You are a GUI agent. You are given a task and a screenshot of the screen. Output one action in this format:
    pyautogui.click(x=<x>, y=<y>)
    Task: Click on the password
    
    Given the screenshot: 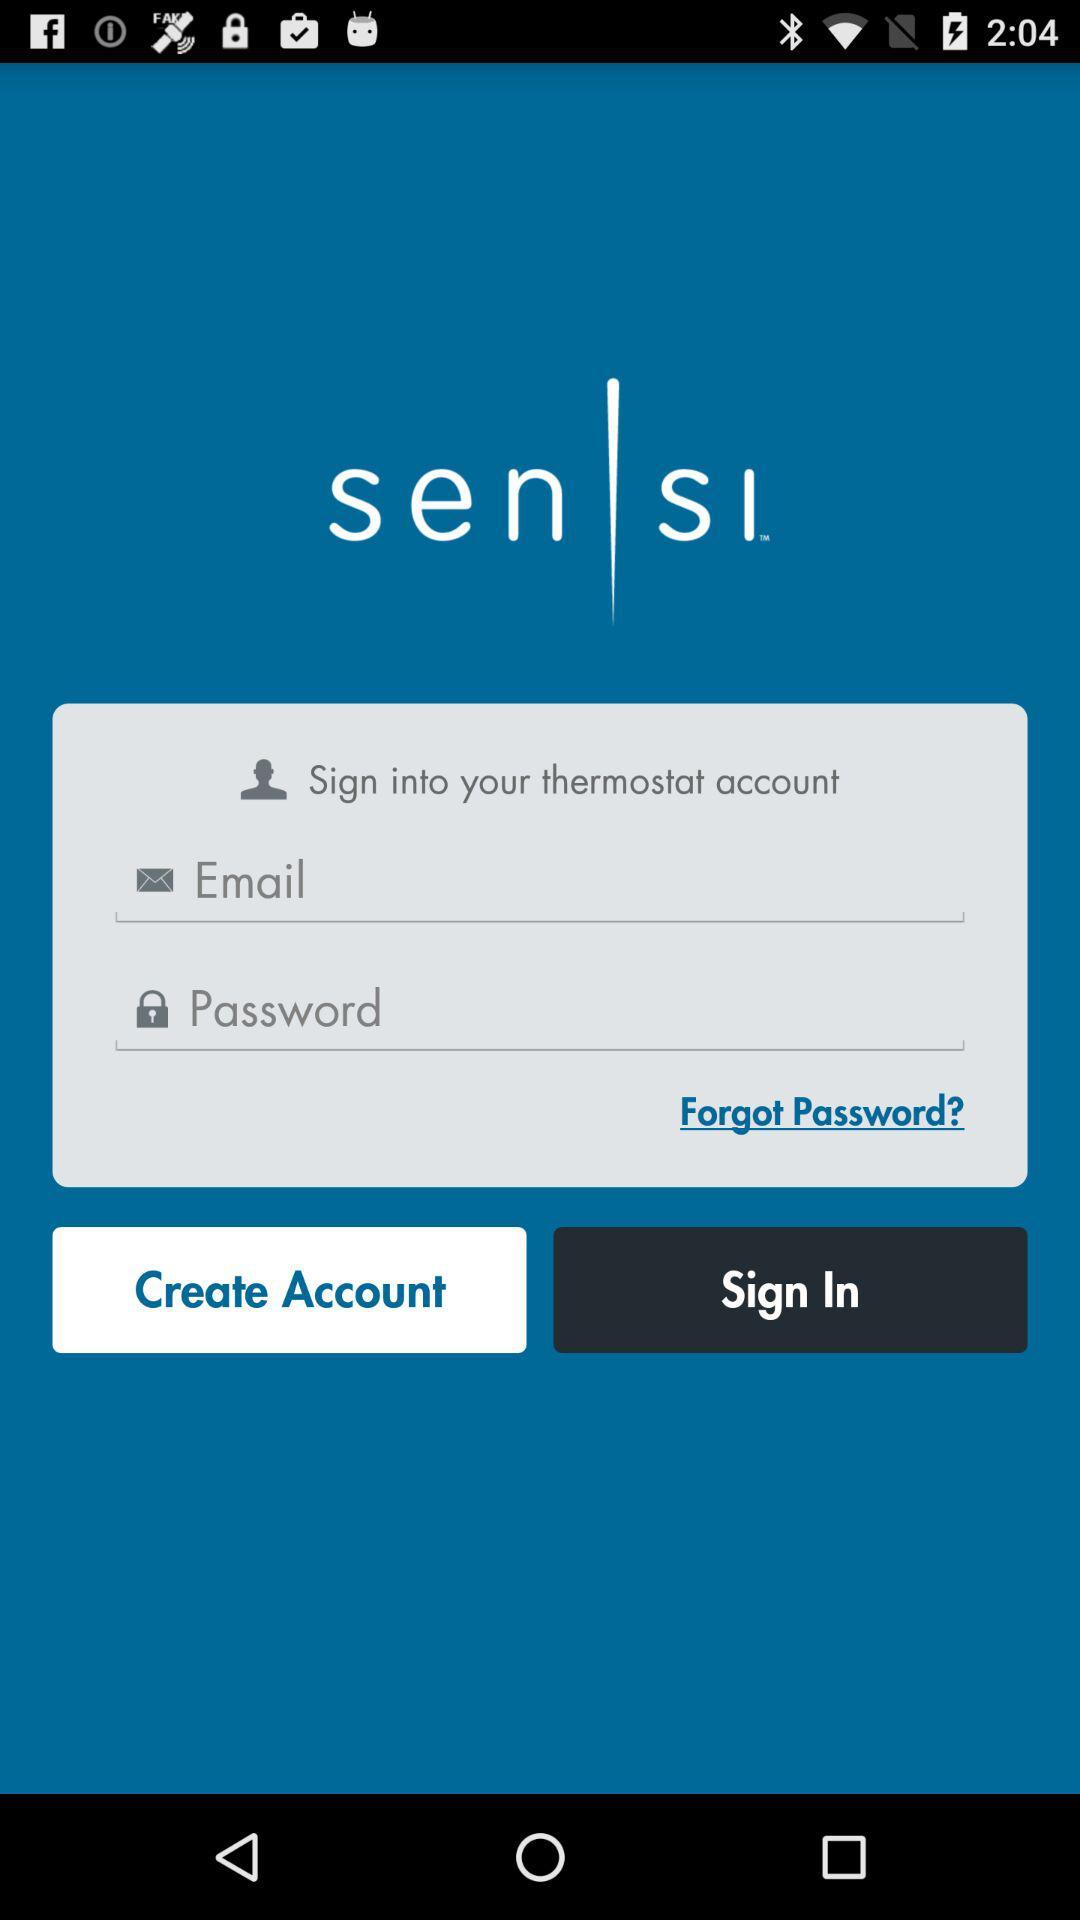 What is the action you would take?
    pyautogui.click(x=540, y=1010)
    